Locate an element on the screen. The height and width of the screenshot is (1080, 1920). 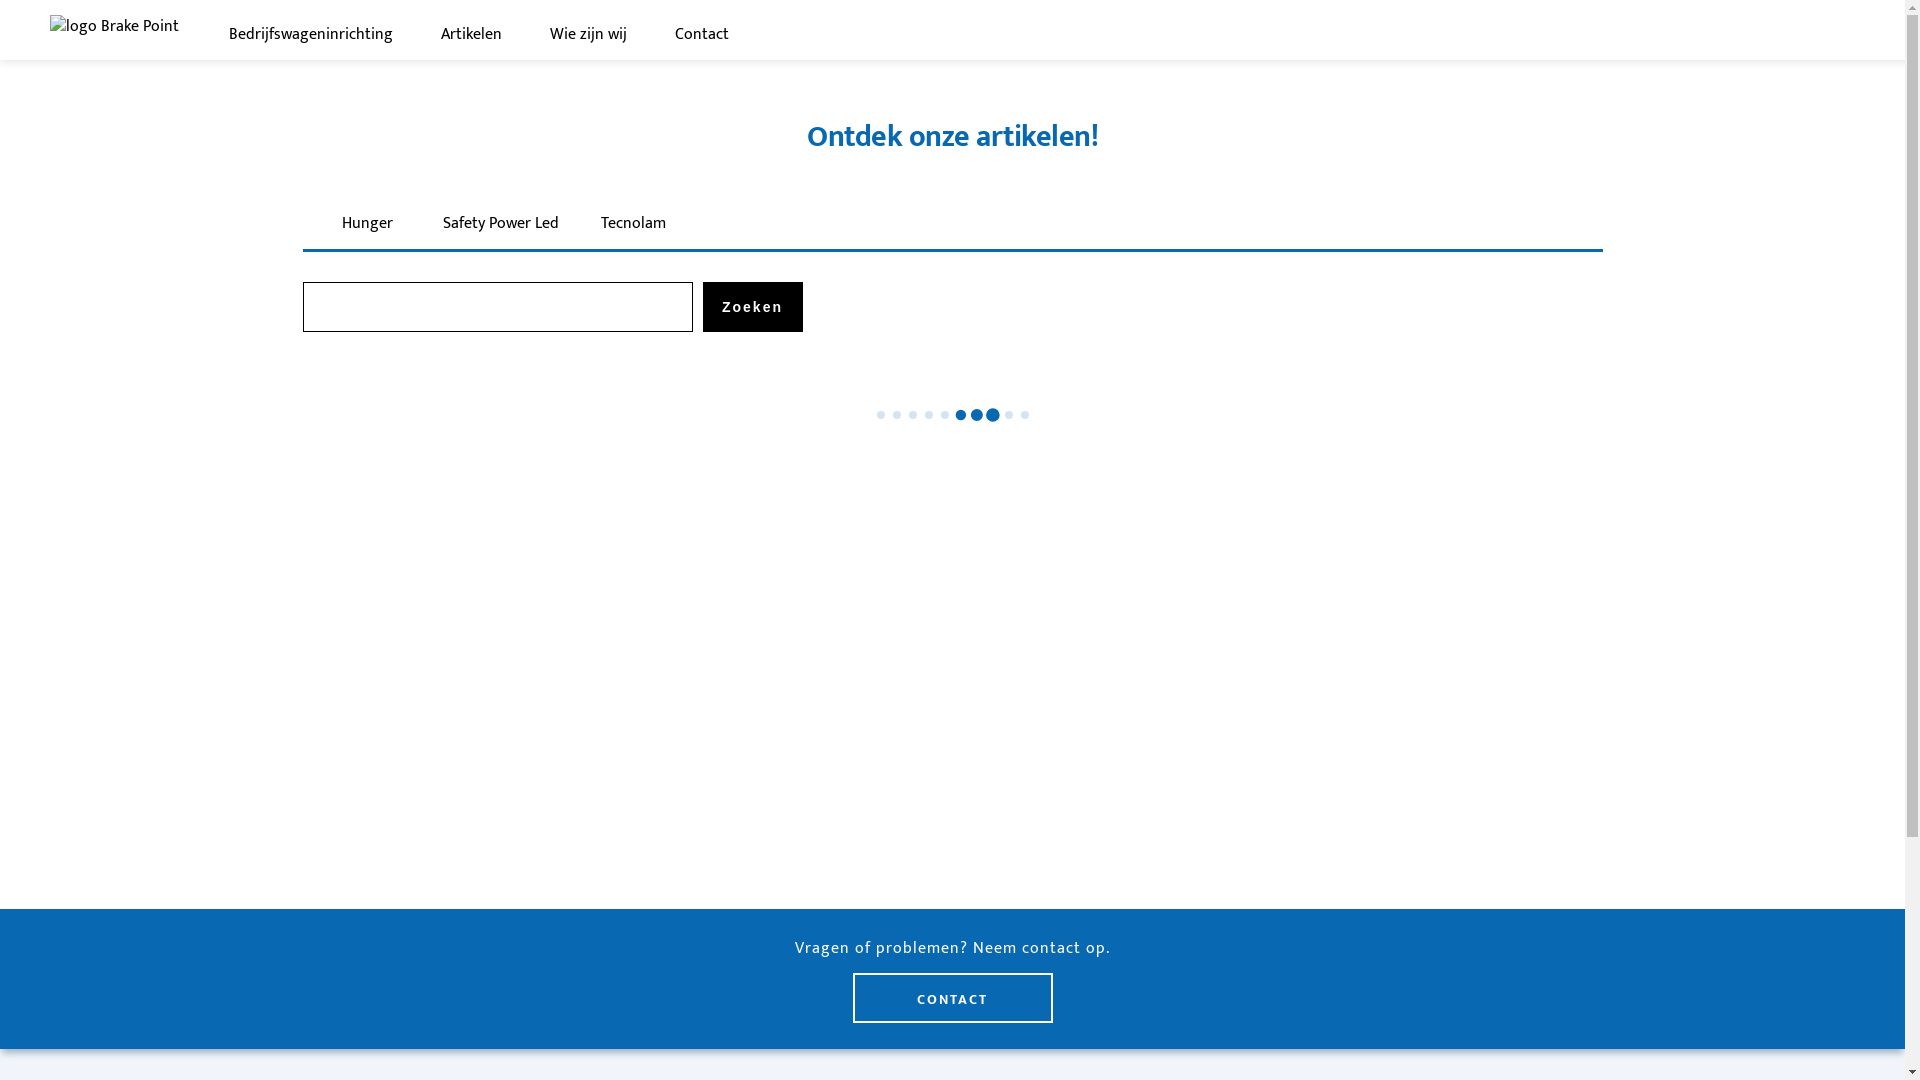
'Wie zijn wij' is located at coordinates (550, 34).